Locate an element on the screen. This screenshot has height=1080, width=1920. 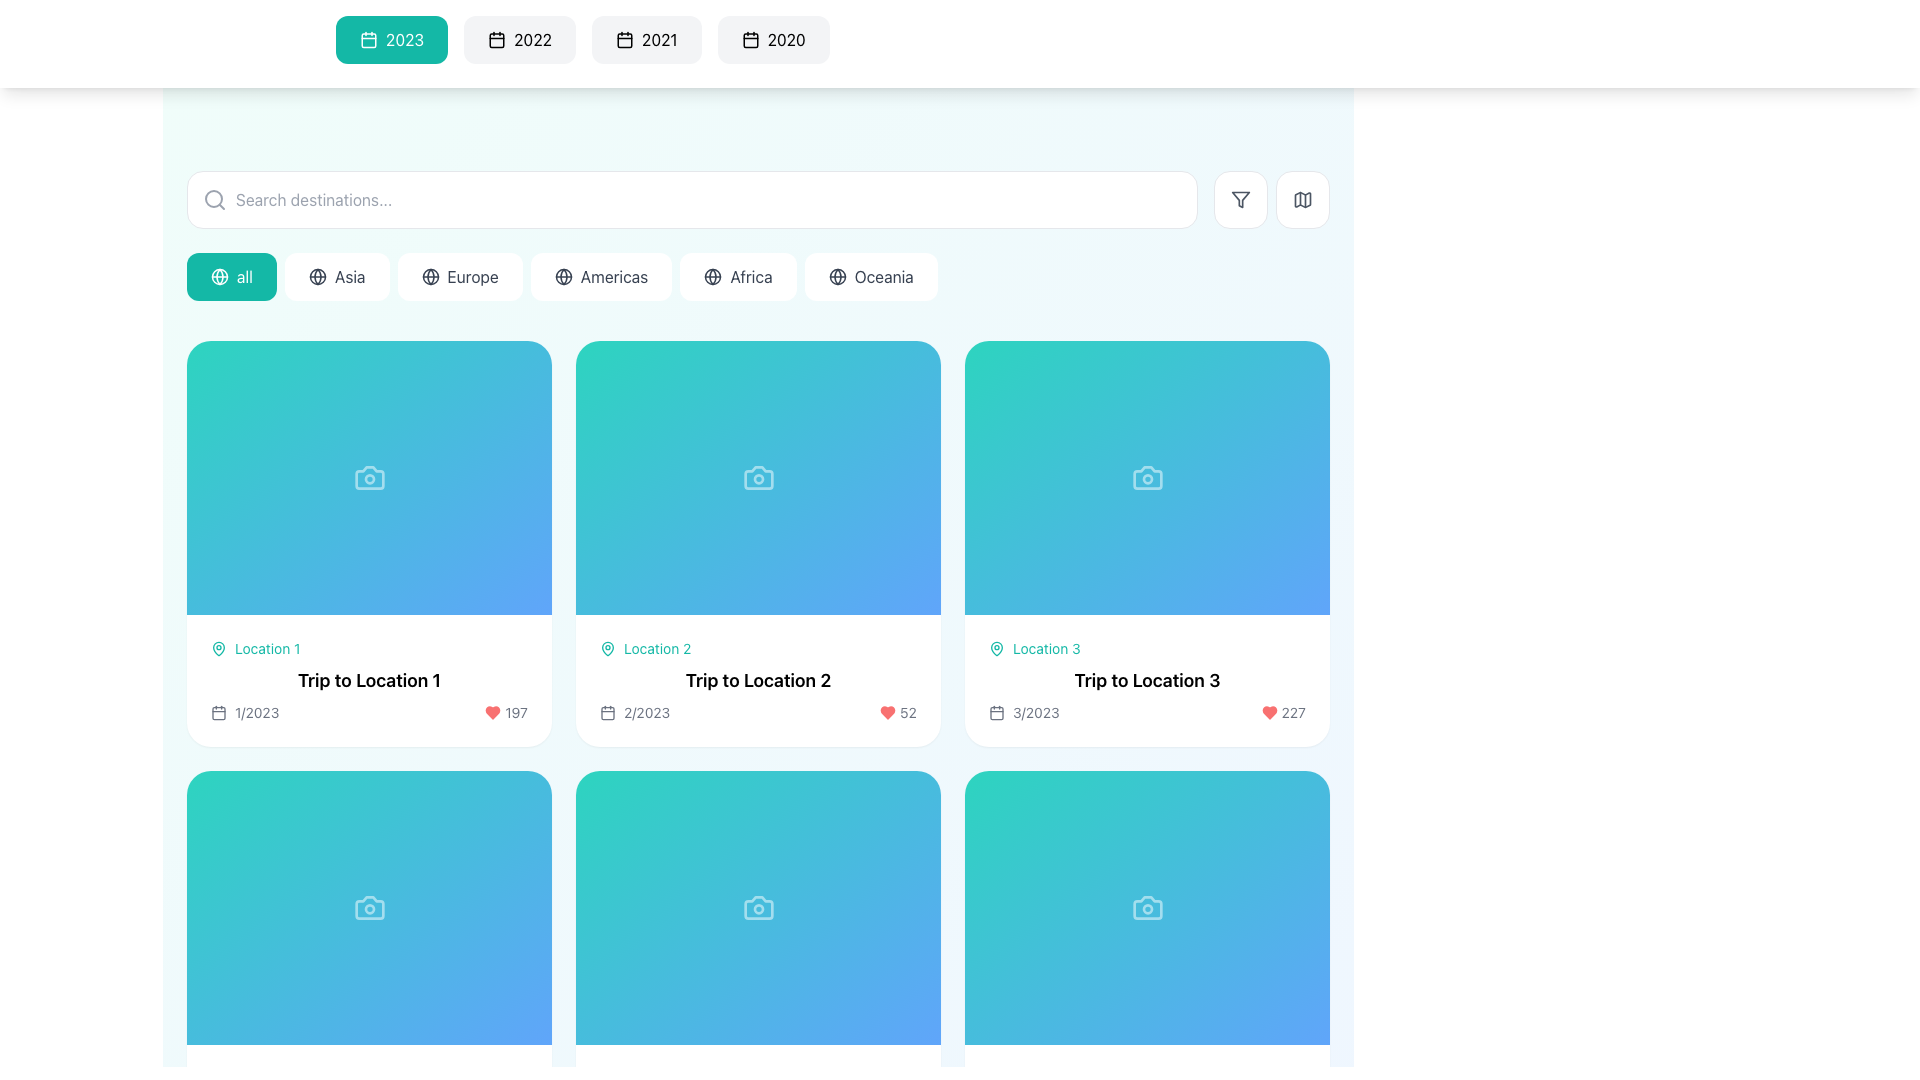
the globe icon associated with the filter button located at the top-left section of the layout above the grid of items is located at coordinates (562, 277).